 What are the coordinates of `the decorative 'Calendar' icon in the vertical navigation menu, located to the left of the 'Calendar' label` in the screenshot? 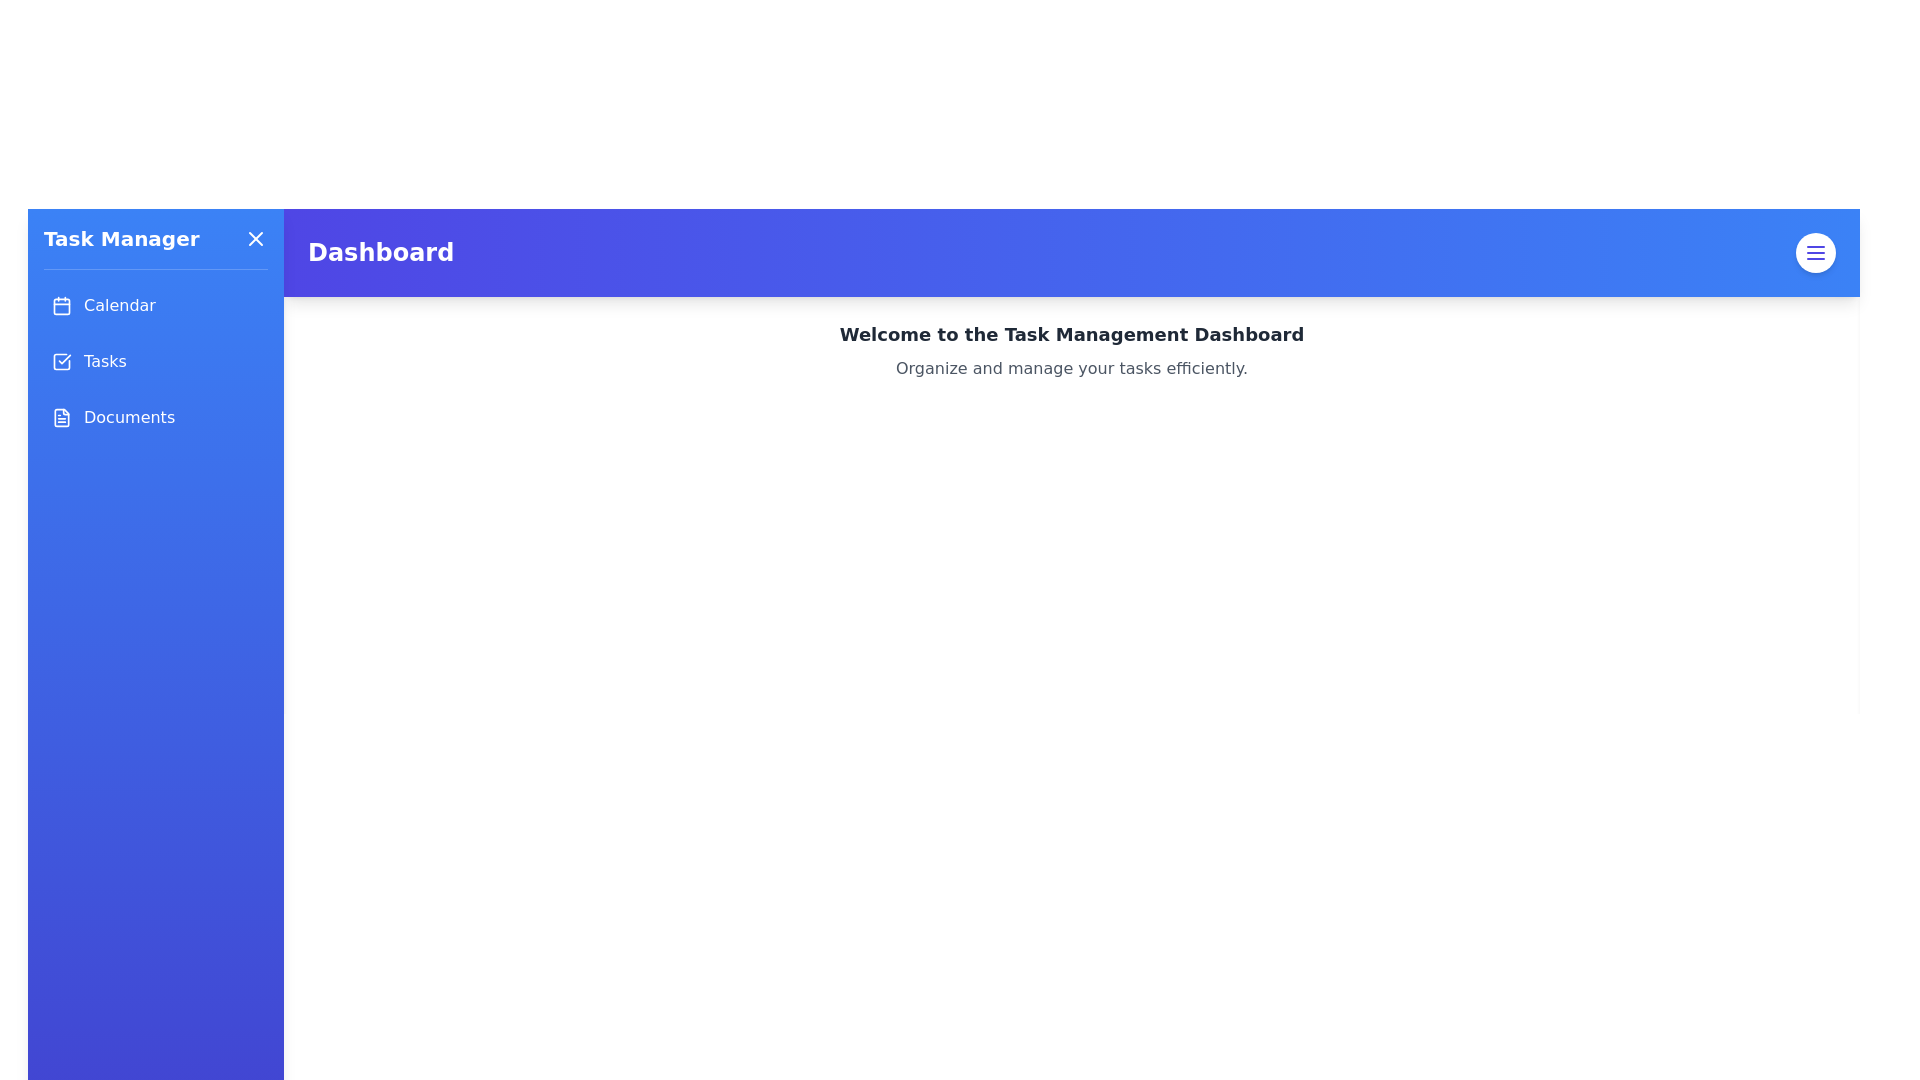 It's located at (62, 305).